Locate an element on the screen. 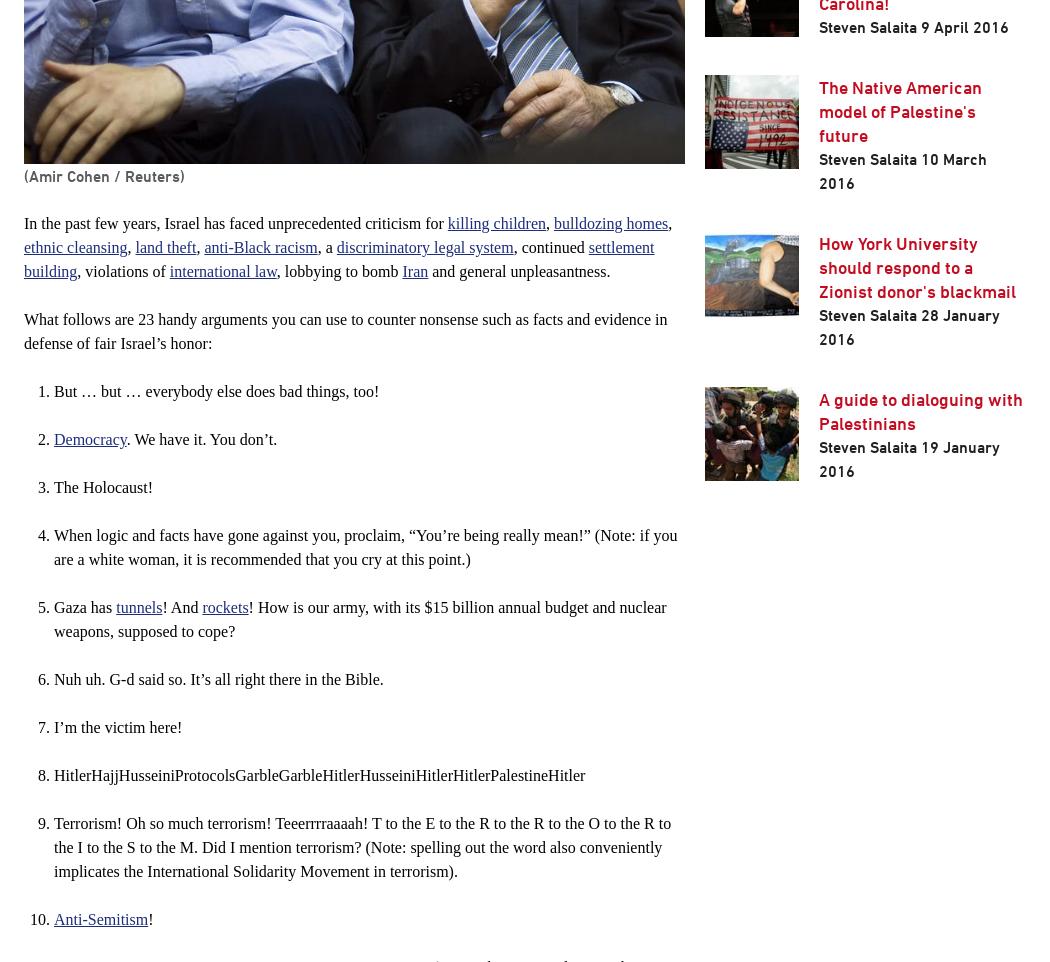  'Reuters' is located at coordinates (152, 176).